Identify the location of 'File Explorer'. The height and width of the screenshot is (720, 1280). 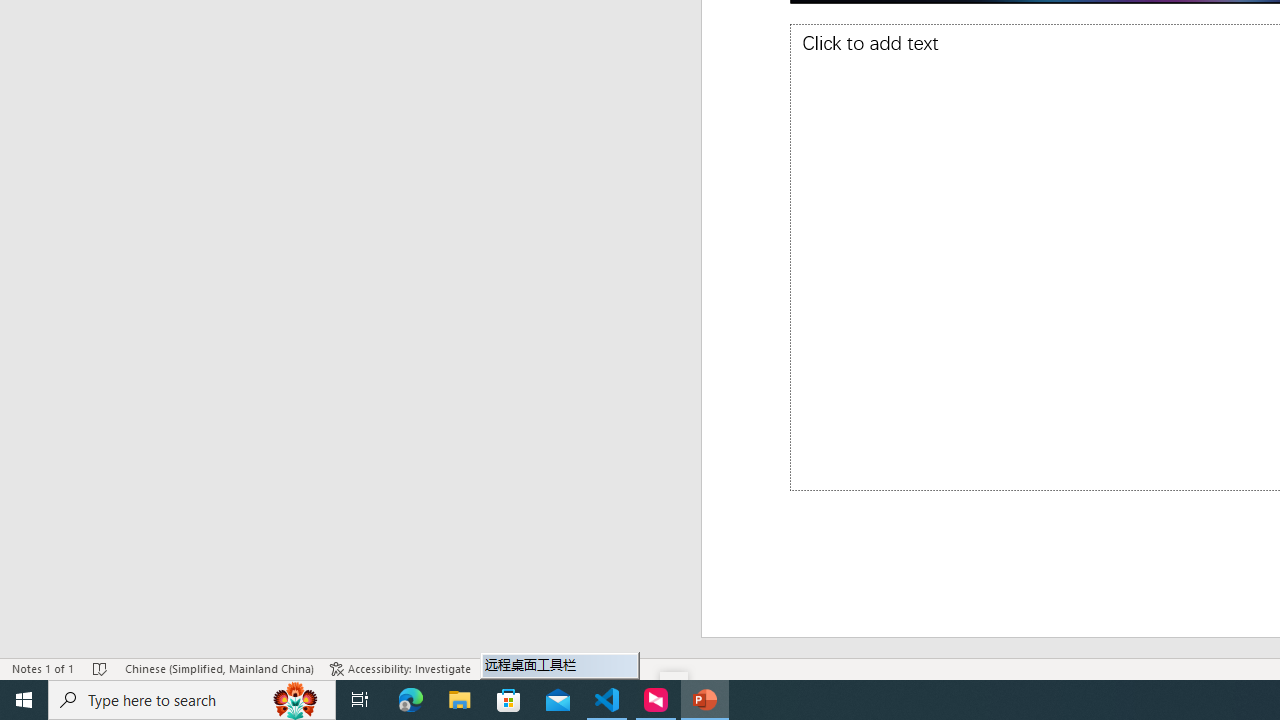
(459, 698).